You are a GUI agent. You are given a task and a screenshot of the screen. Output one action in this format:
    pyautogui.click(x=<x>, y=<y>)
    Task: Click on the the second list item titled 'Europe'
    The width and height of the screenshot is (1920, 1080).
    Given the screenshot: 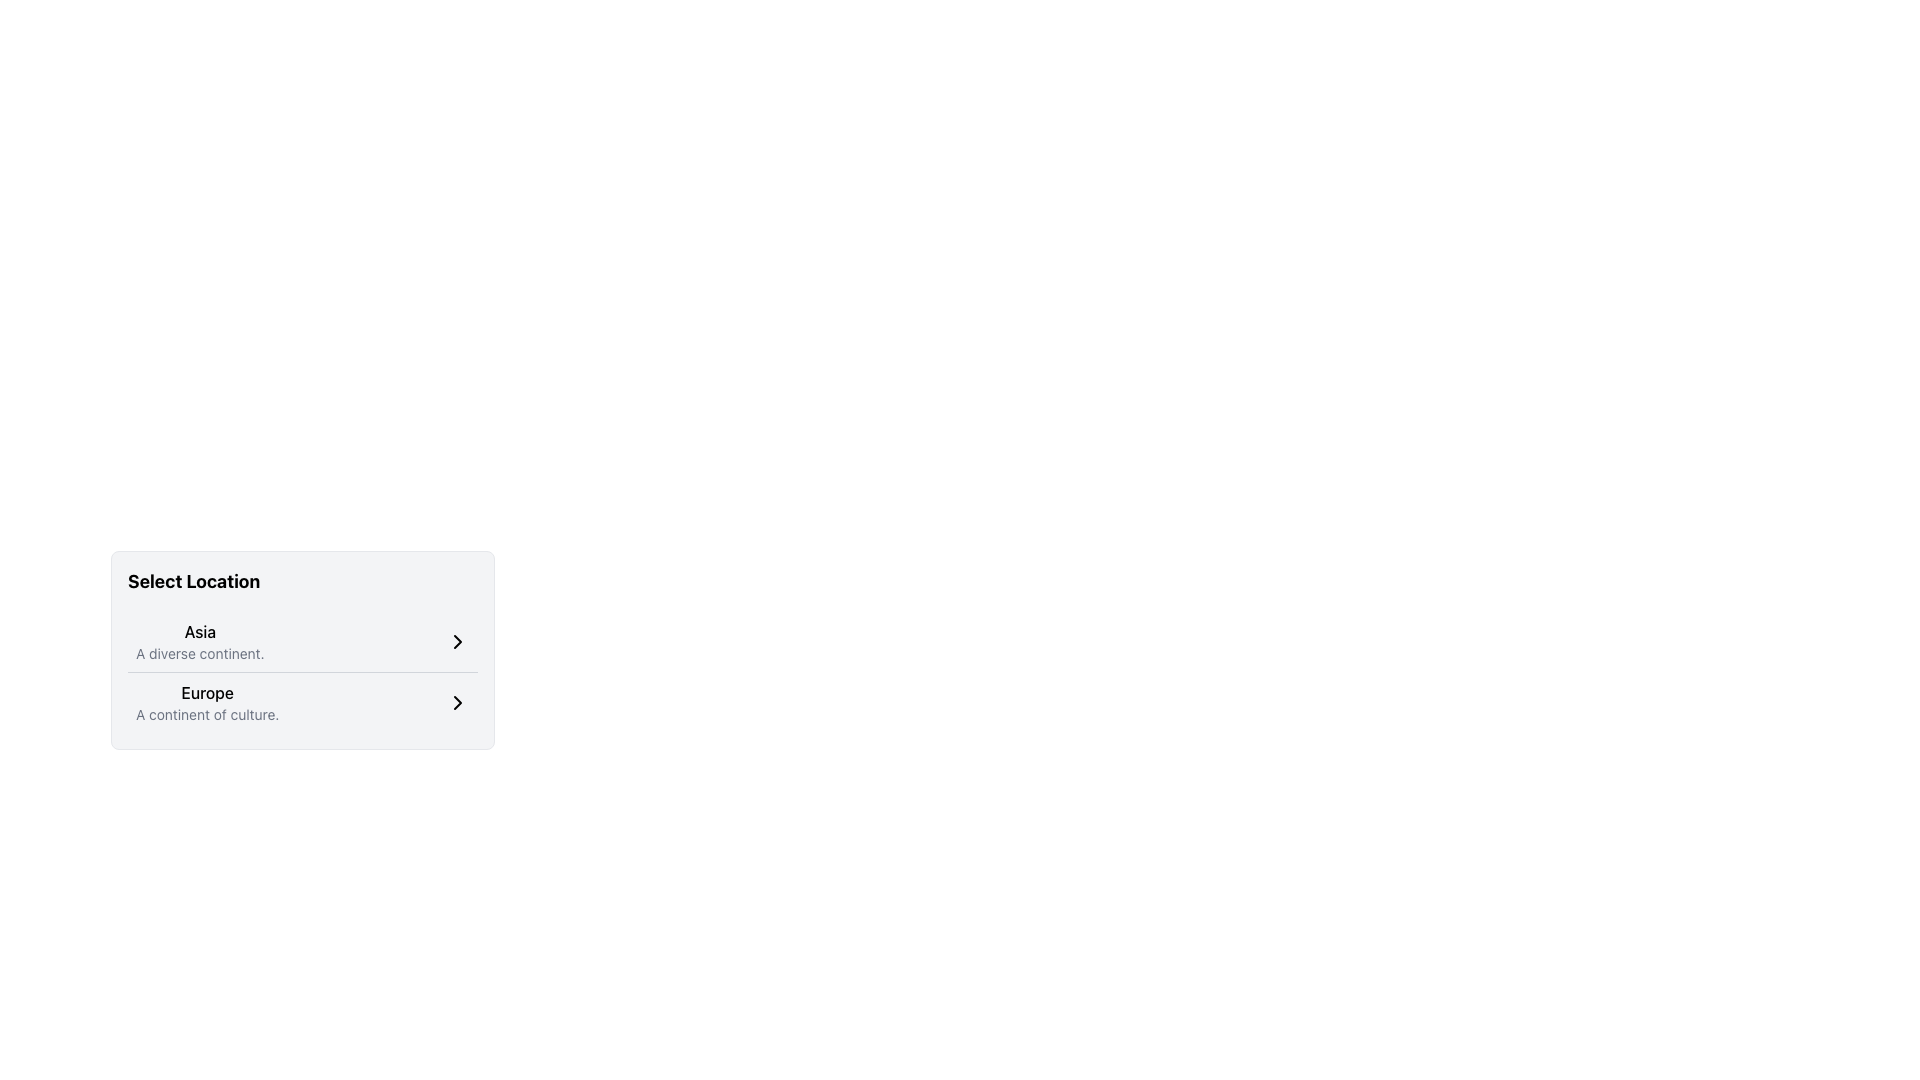 What is the action you would take?
    pyautogui.click(x=301, y=701)
    